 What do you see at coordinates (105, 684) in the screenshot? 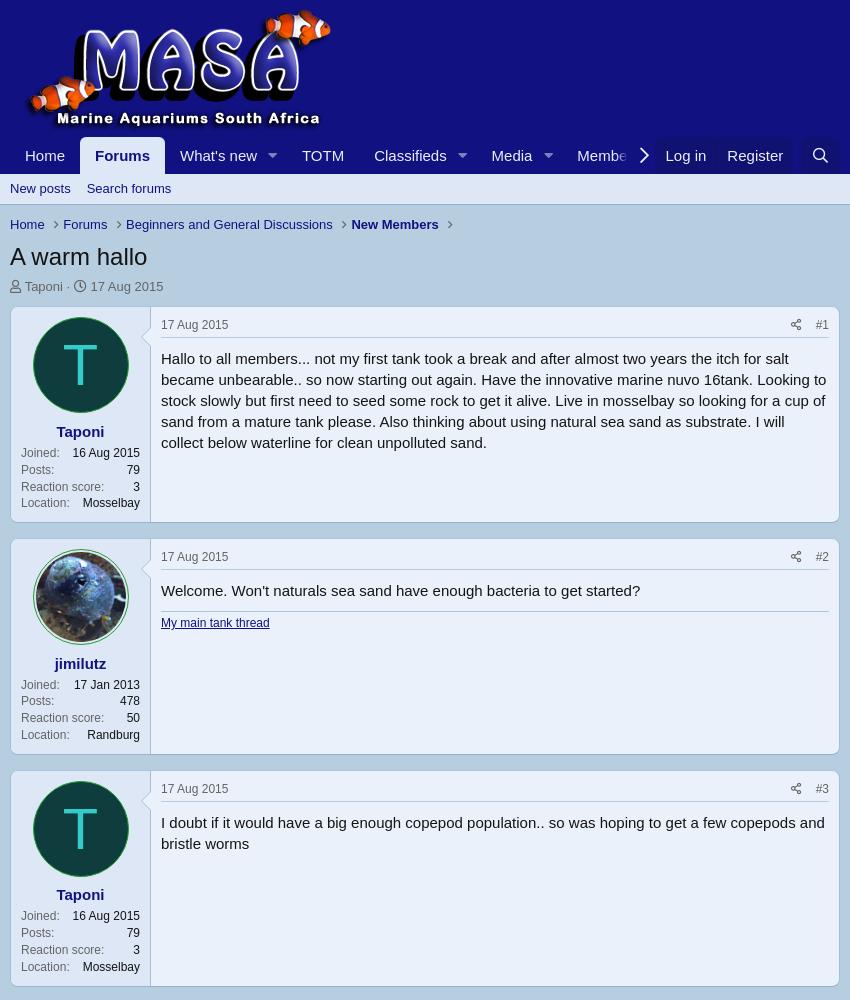
I see `'17 Jan 2013'` at bounding box center [105, 684].